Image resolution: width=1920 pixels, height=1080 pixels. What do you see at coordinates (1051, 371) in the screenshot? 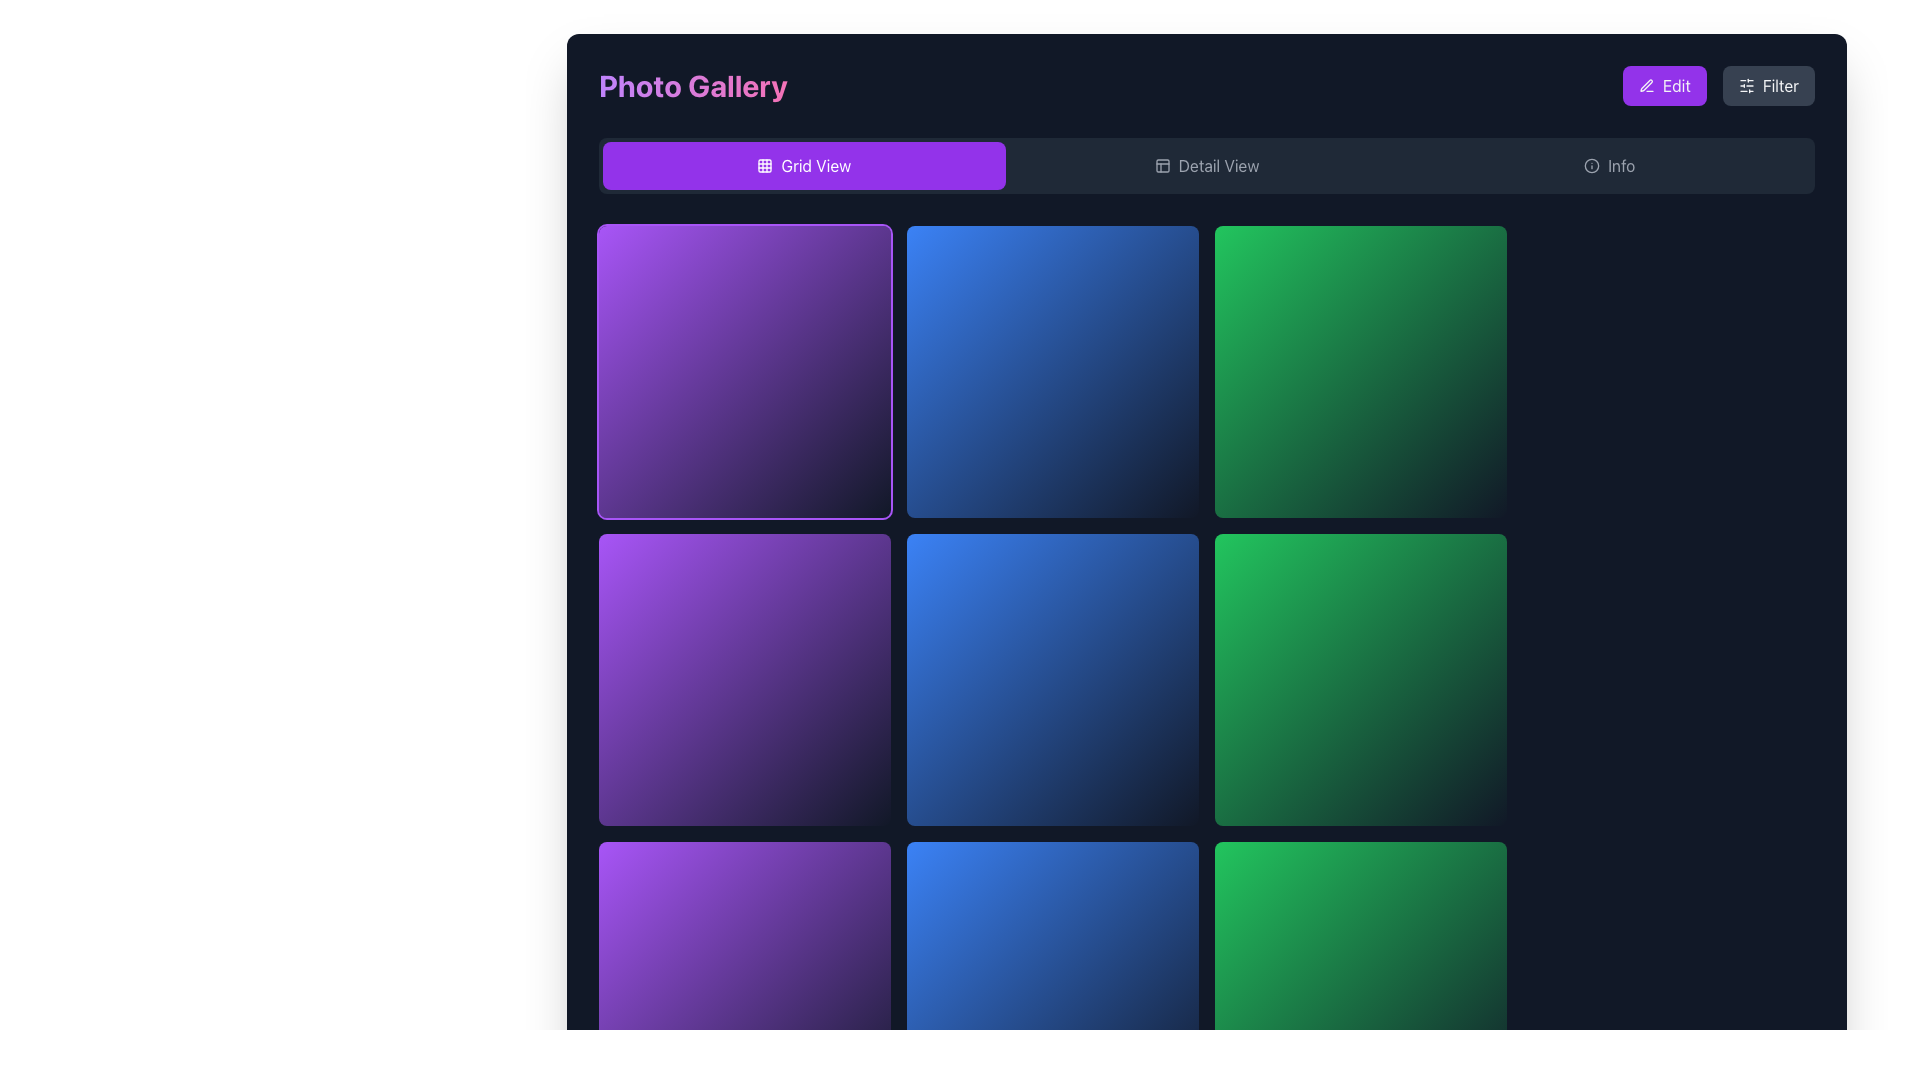
I see `the square grid tile with a gradient background located in the second column of the grid layout's first row` at bounding box center [1051, 371].